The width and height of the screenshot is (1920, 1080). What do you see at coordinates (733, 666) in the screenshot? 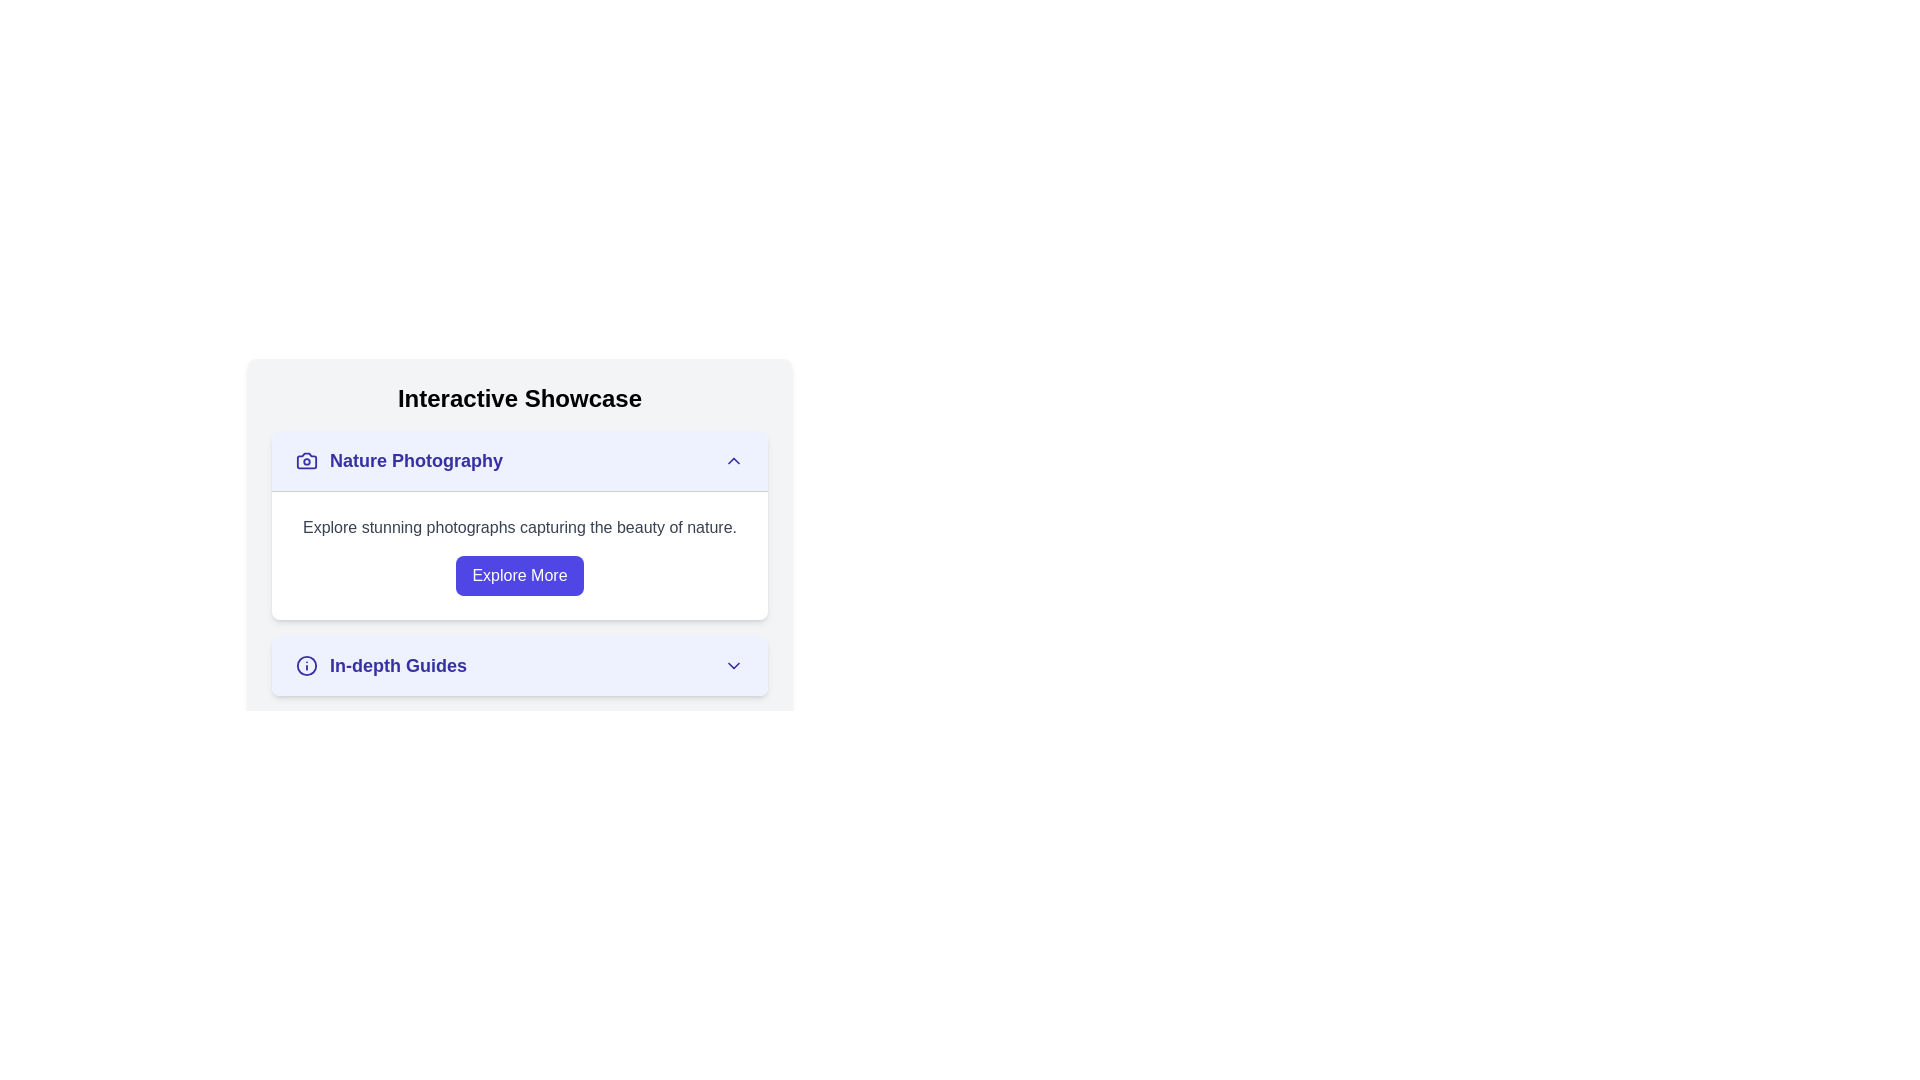
I see `the dropdown indicator icon located to the right of the 'In-depth Guides' section` at bounding box center [733, 666].